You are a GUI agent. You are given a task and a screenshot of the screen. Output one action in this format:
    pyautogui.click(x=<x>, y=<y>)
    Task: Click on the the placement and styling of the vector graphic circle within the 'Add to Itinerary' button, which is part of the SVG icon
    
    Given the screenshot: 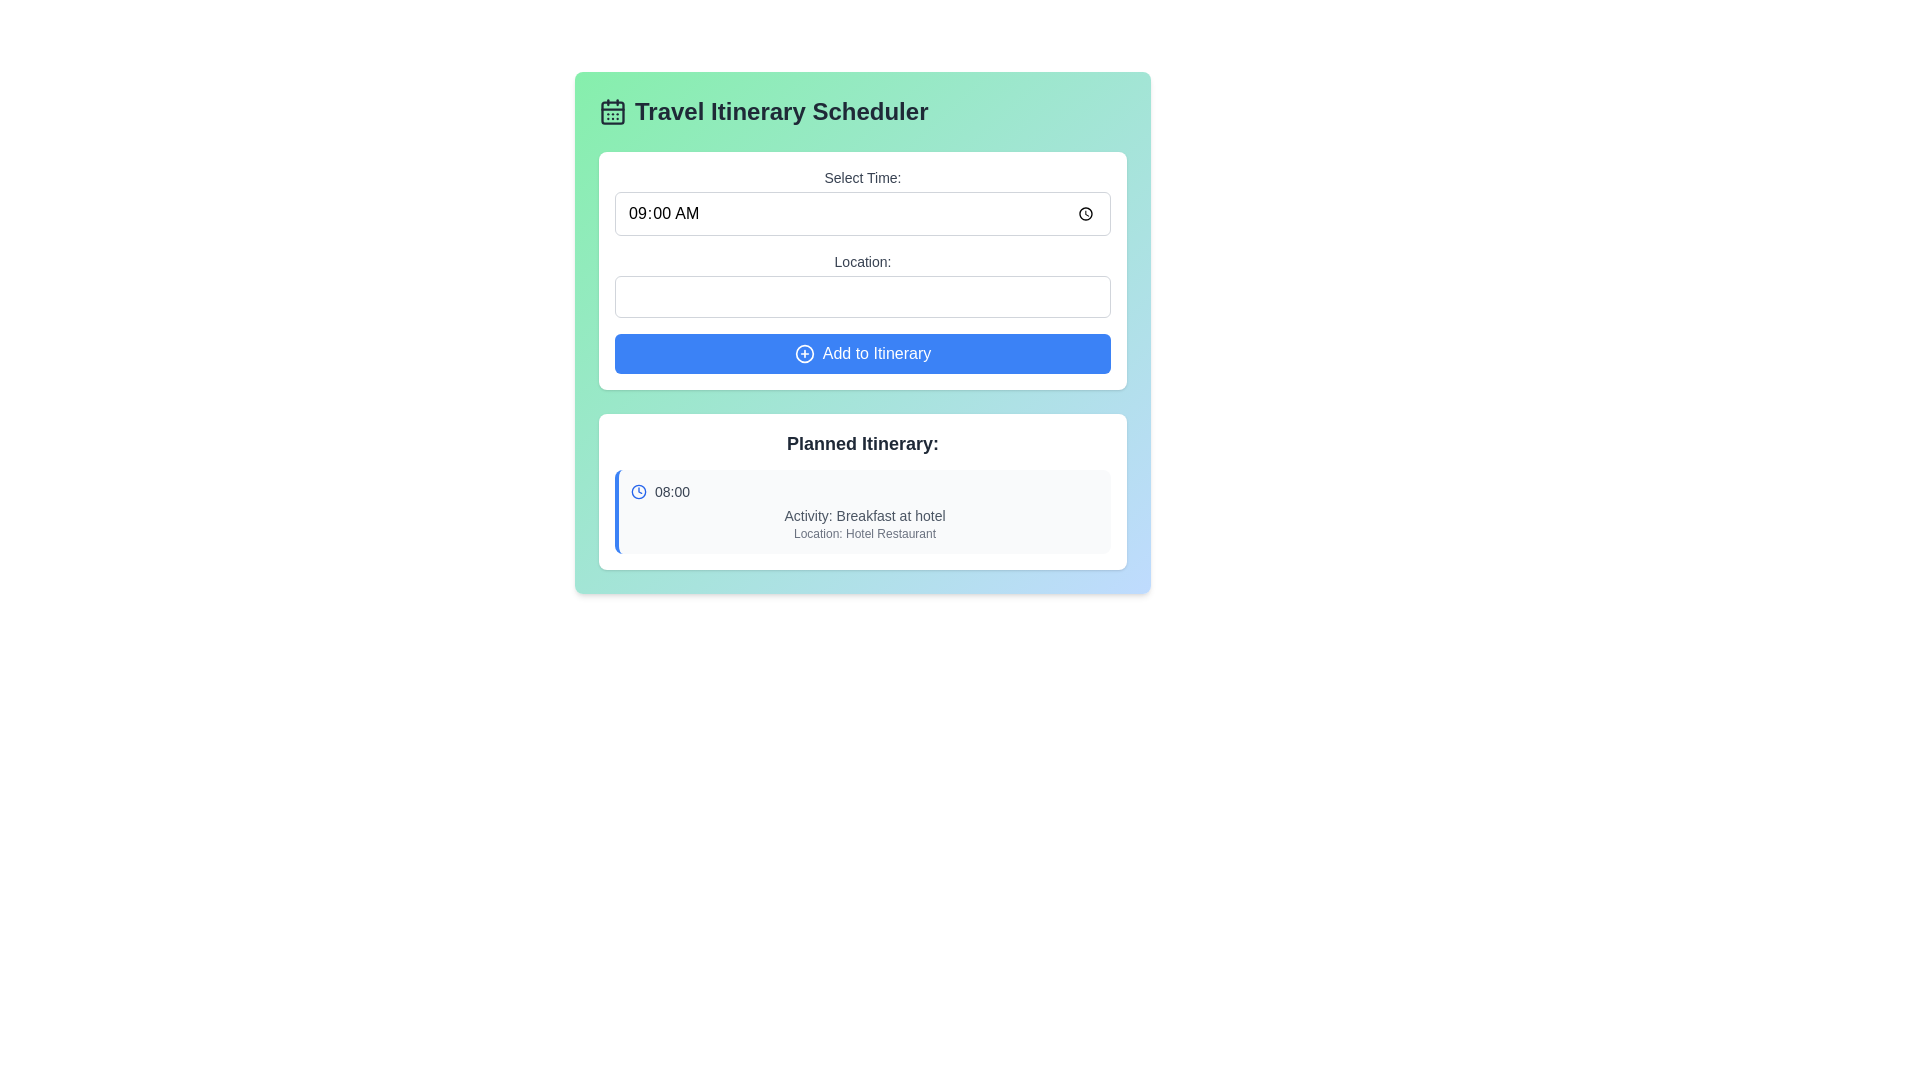 What is the action you would take?
    pyautogui.click(x=804, y=353)
    